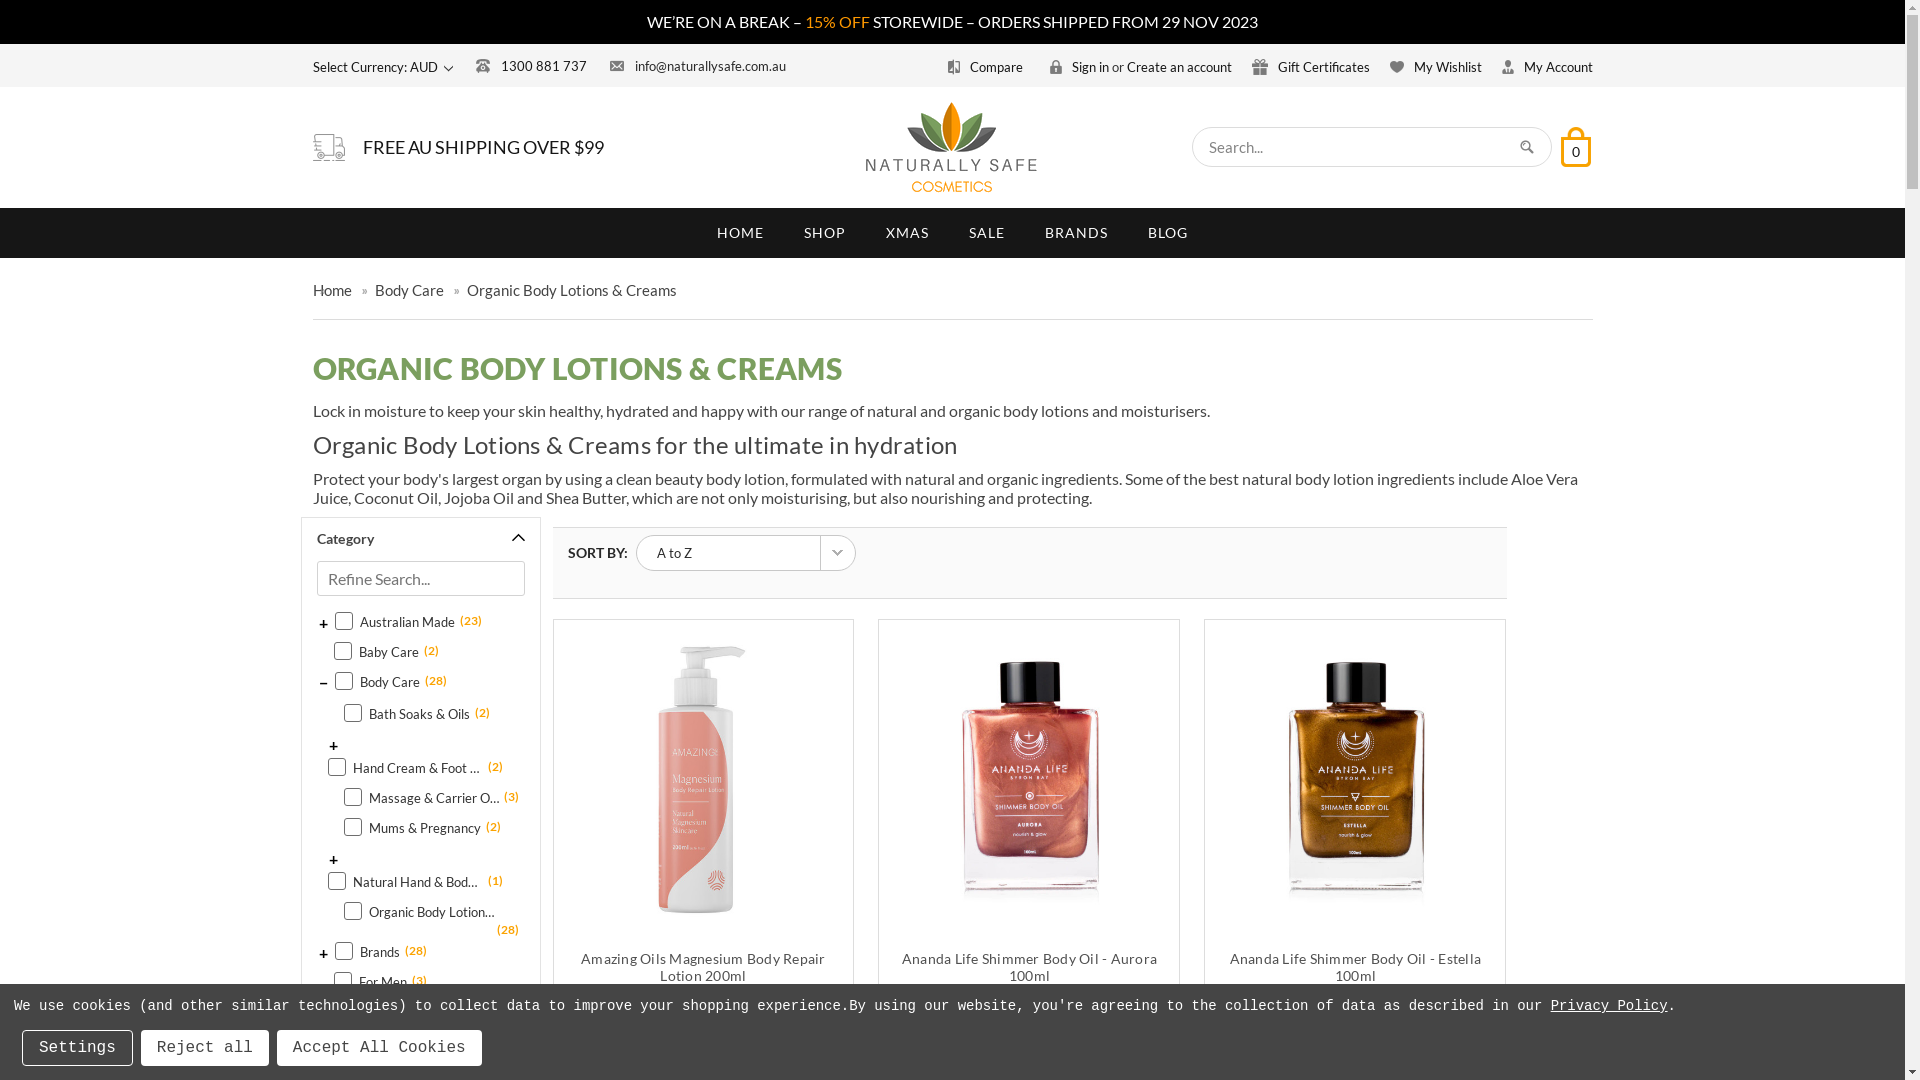 This screenshot has width=1920, height=1080. What do you see at coordinates (77, 1047) in the screenshot?
I see `'Settings'` at bounding box center [77, 1047].